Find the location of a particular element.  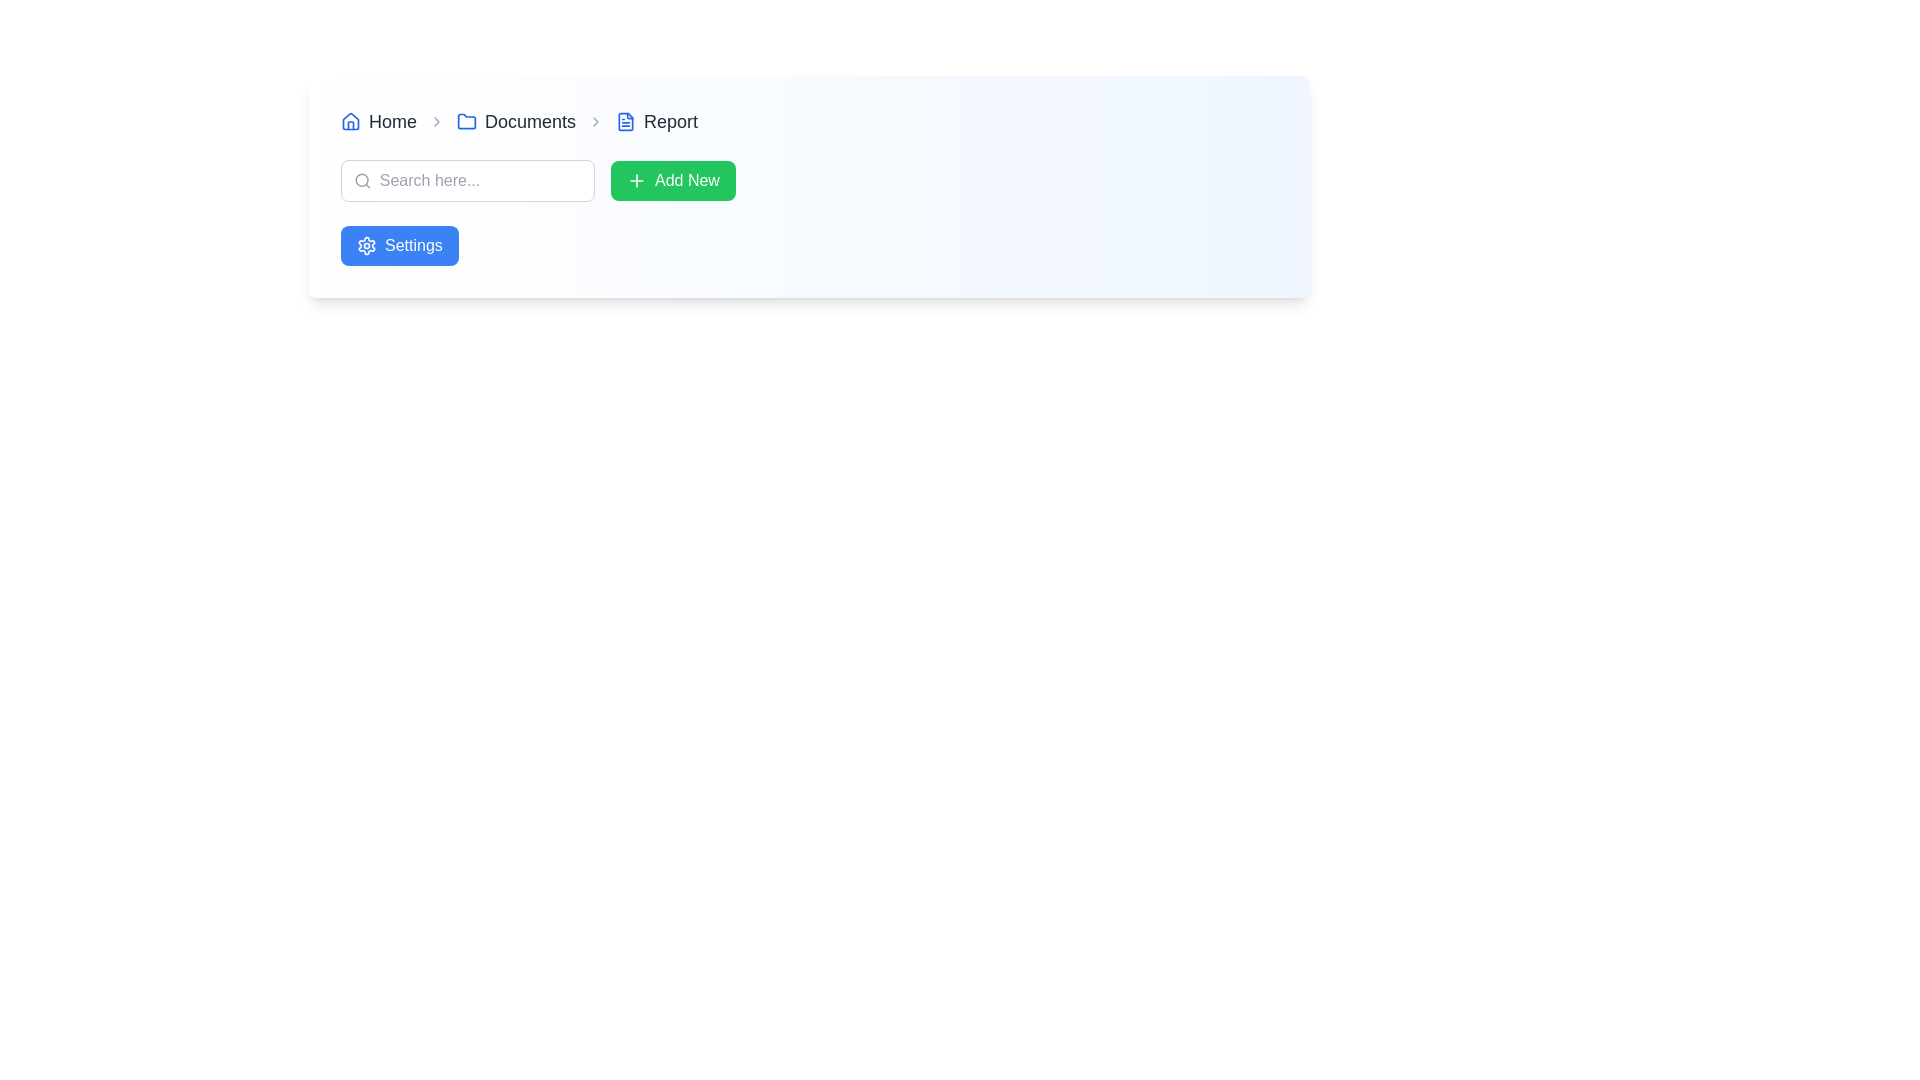

the 'Report' icon in the breadcrumb navigation bar, which visually represents the 'Report' section is located at coordinates (625, 122).